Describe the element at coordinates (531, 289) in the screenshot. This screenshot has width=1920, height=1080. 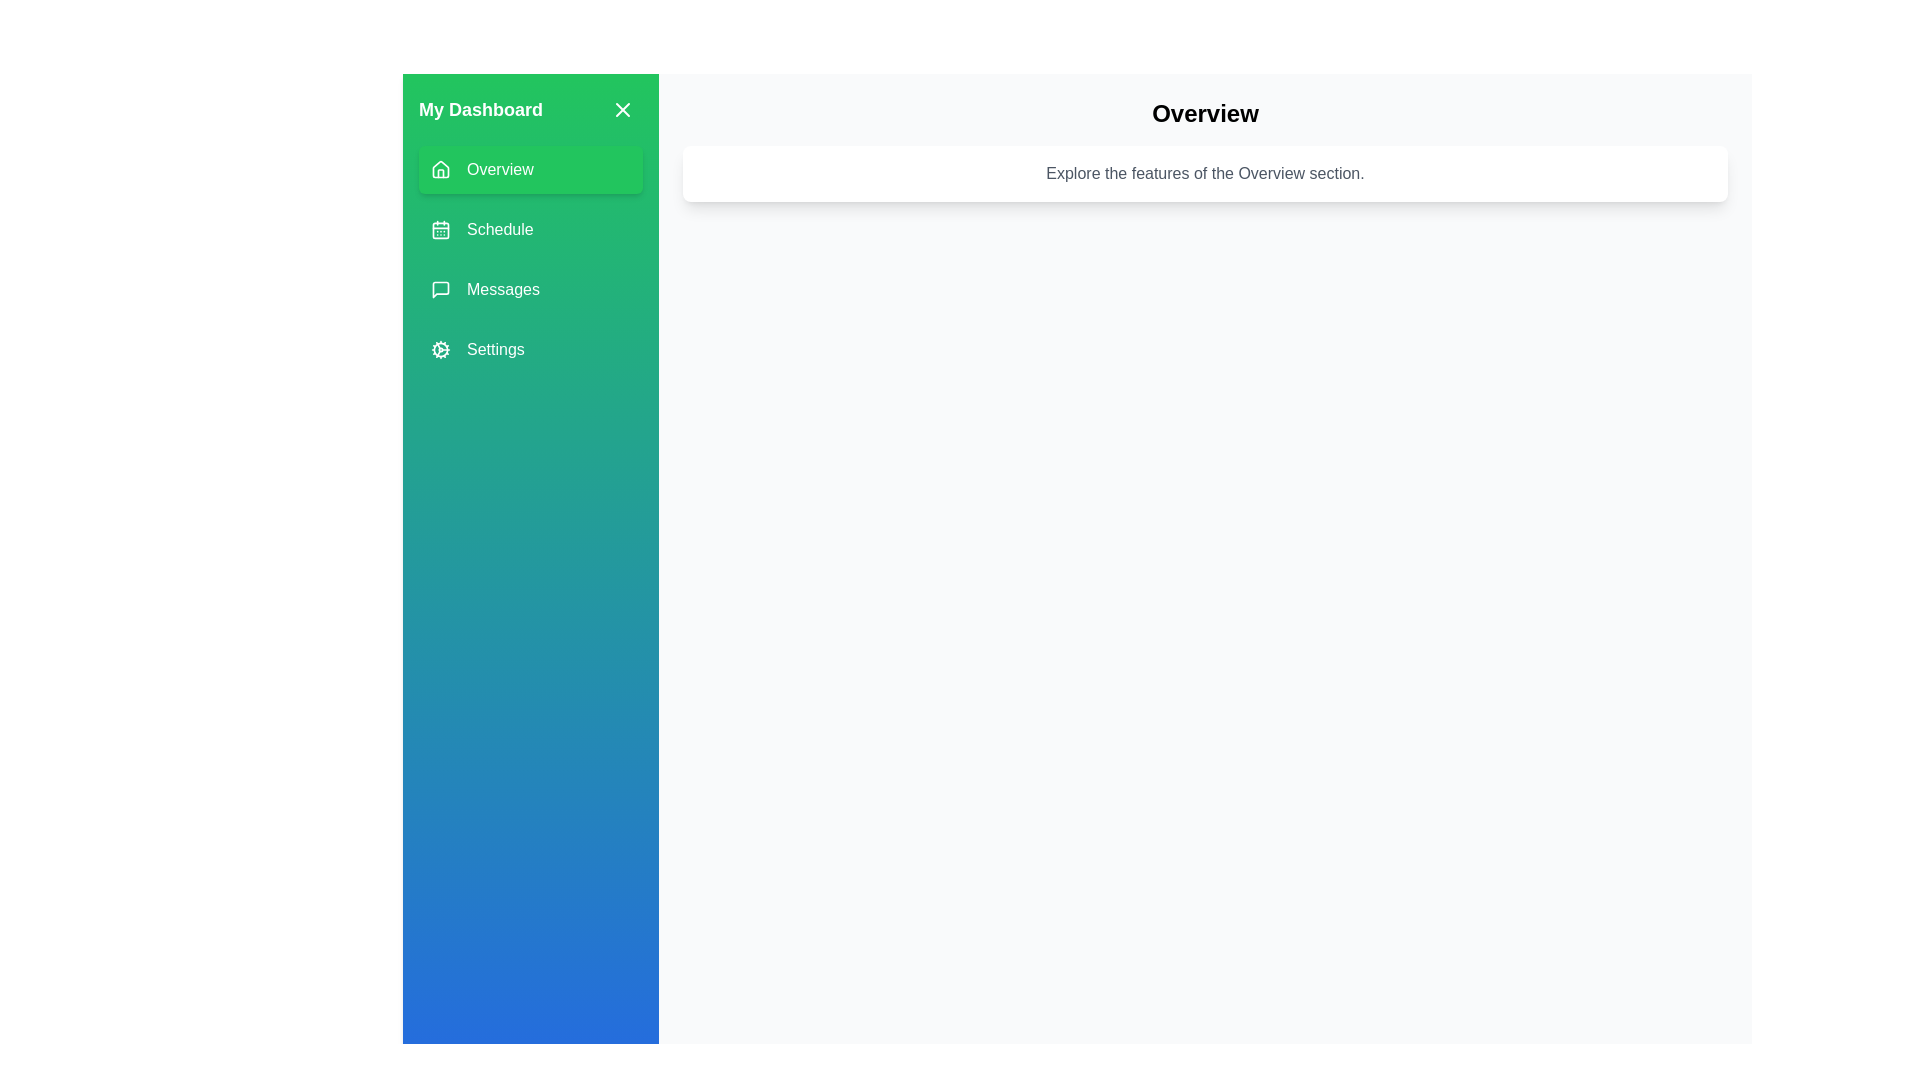
I see `the menu item Messages to observe its hover effect` at that location.